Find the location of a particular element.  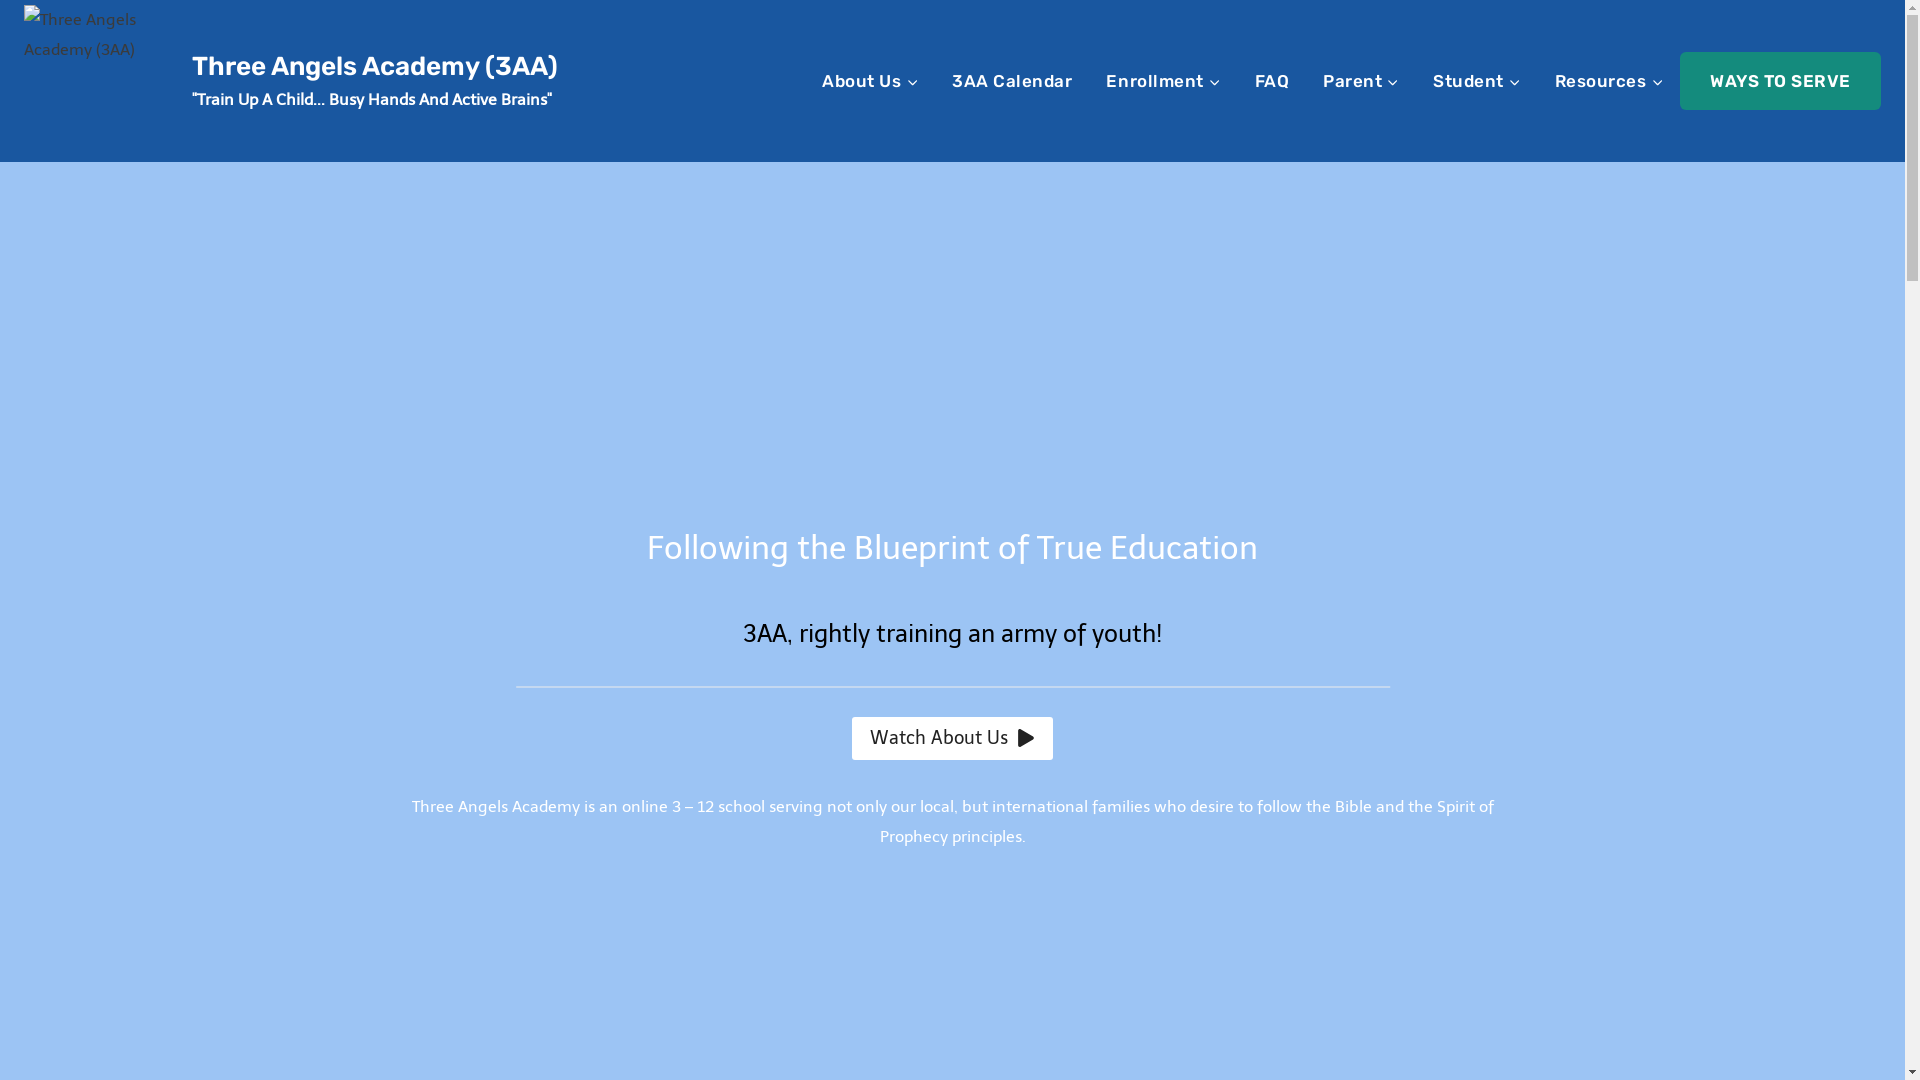

'Watch About Us' is located at coordinates (851, 738).